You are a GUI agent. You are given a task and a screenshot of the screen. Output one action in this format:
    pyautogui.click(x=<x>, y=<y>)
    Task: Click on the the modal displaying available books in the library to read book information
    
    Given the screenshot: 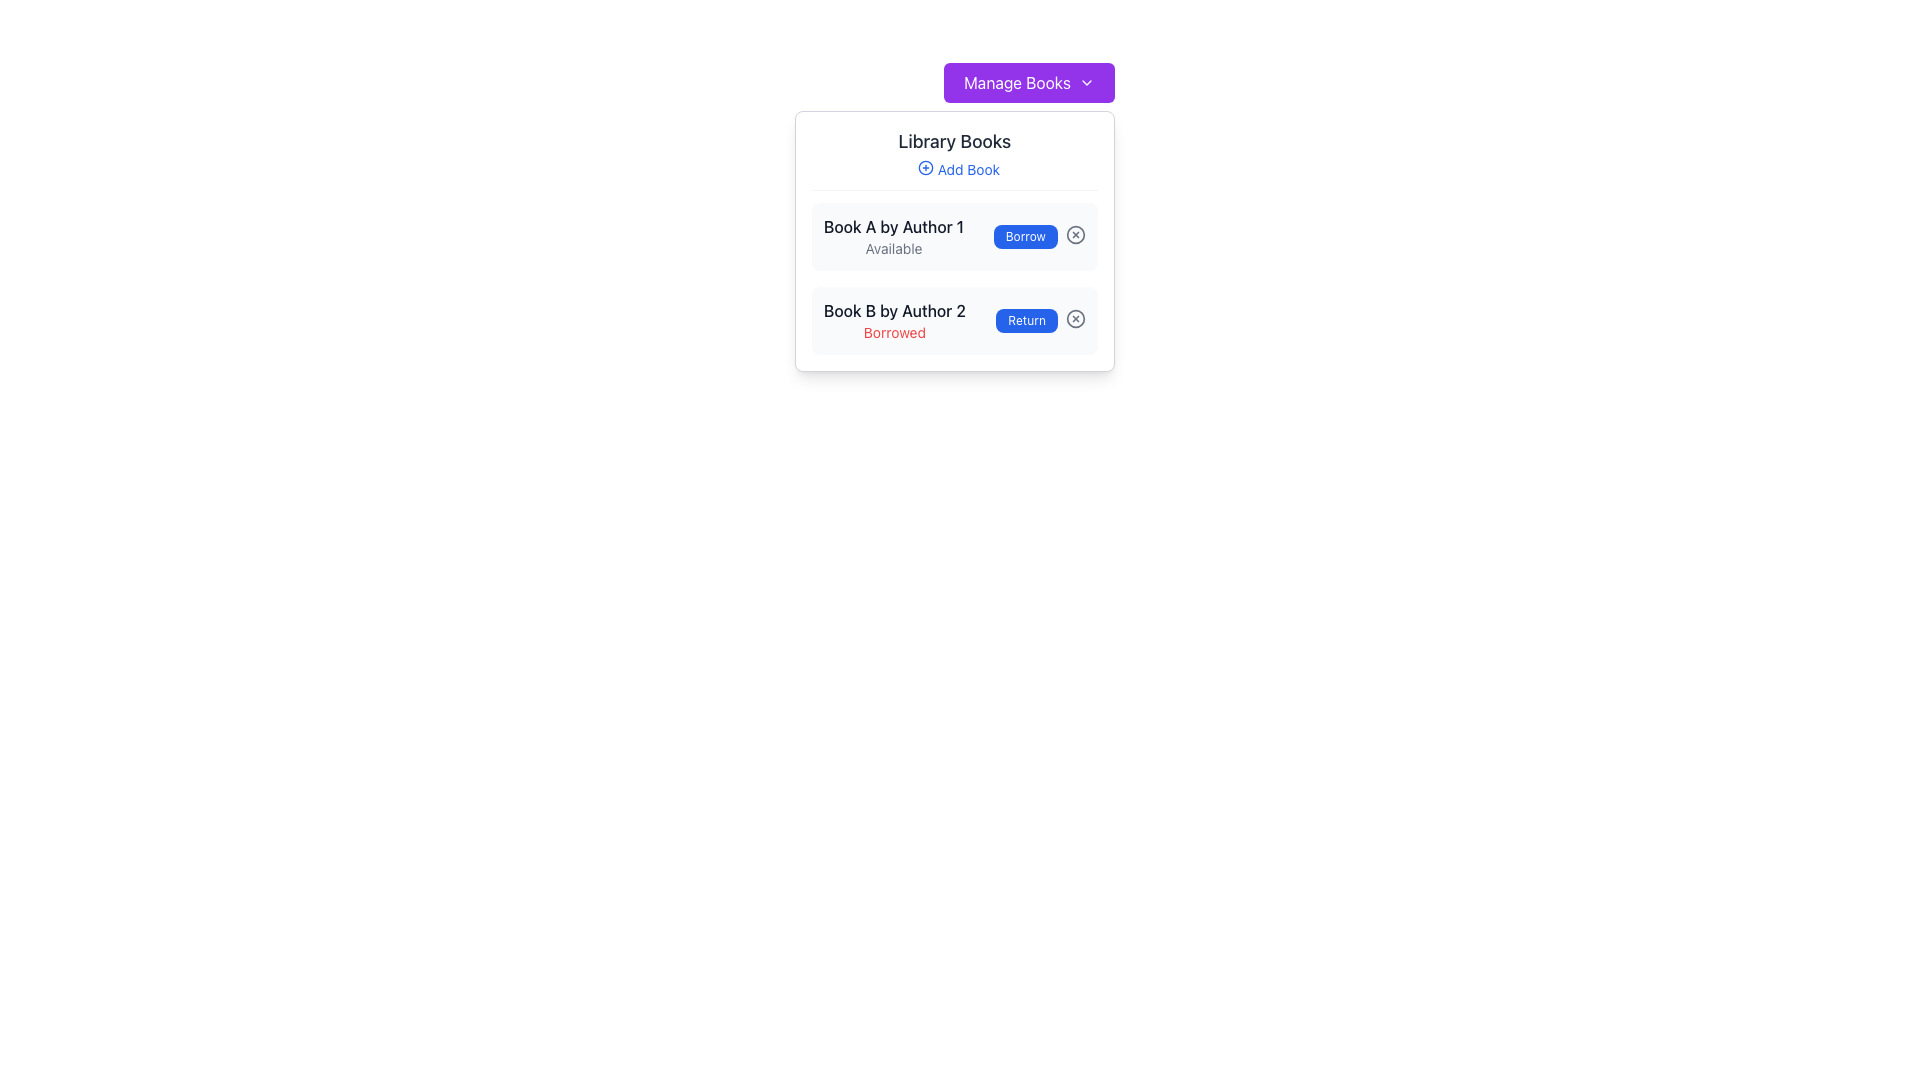 What is the action you would take?
    pyautogui.click(x=953, y=240)
    